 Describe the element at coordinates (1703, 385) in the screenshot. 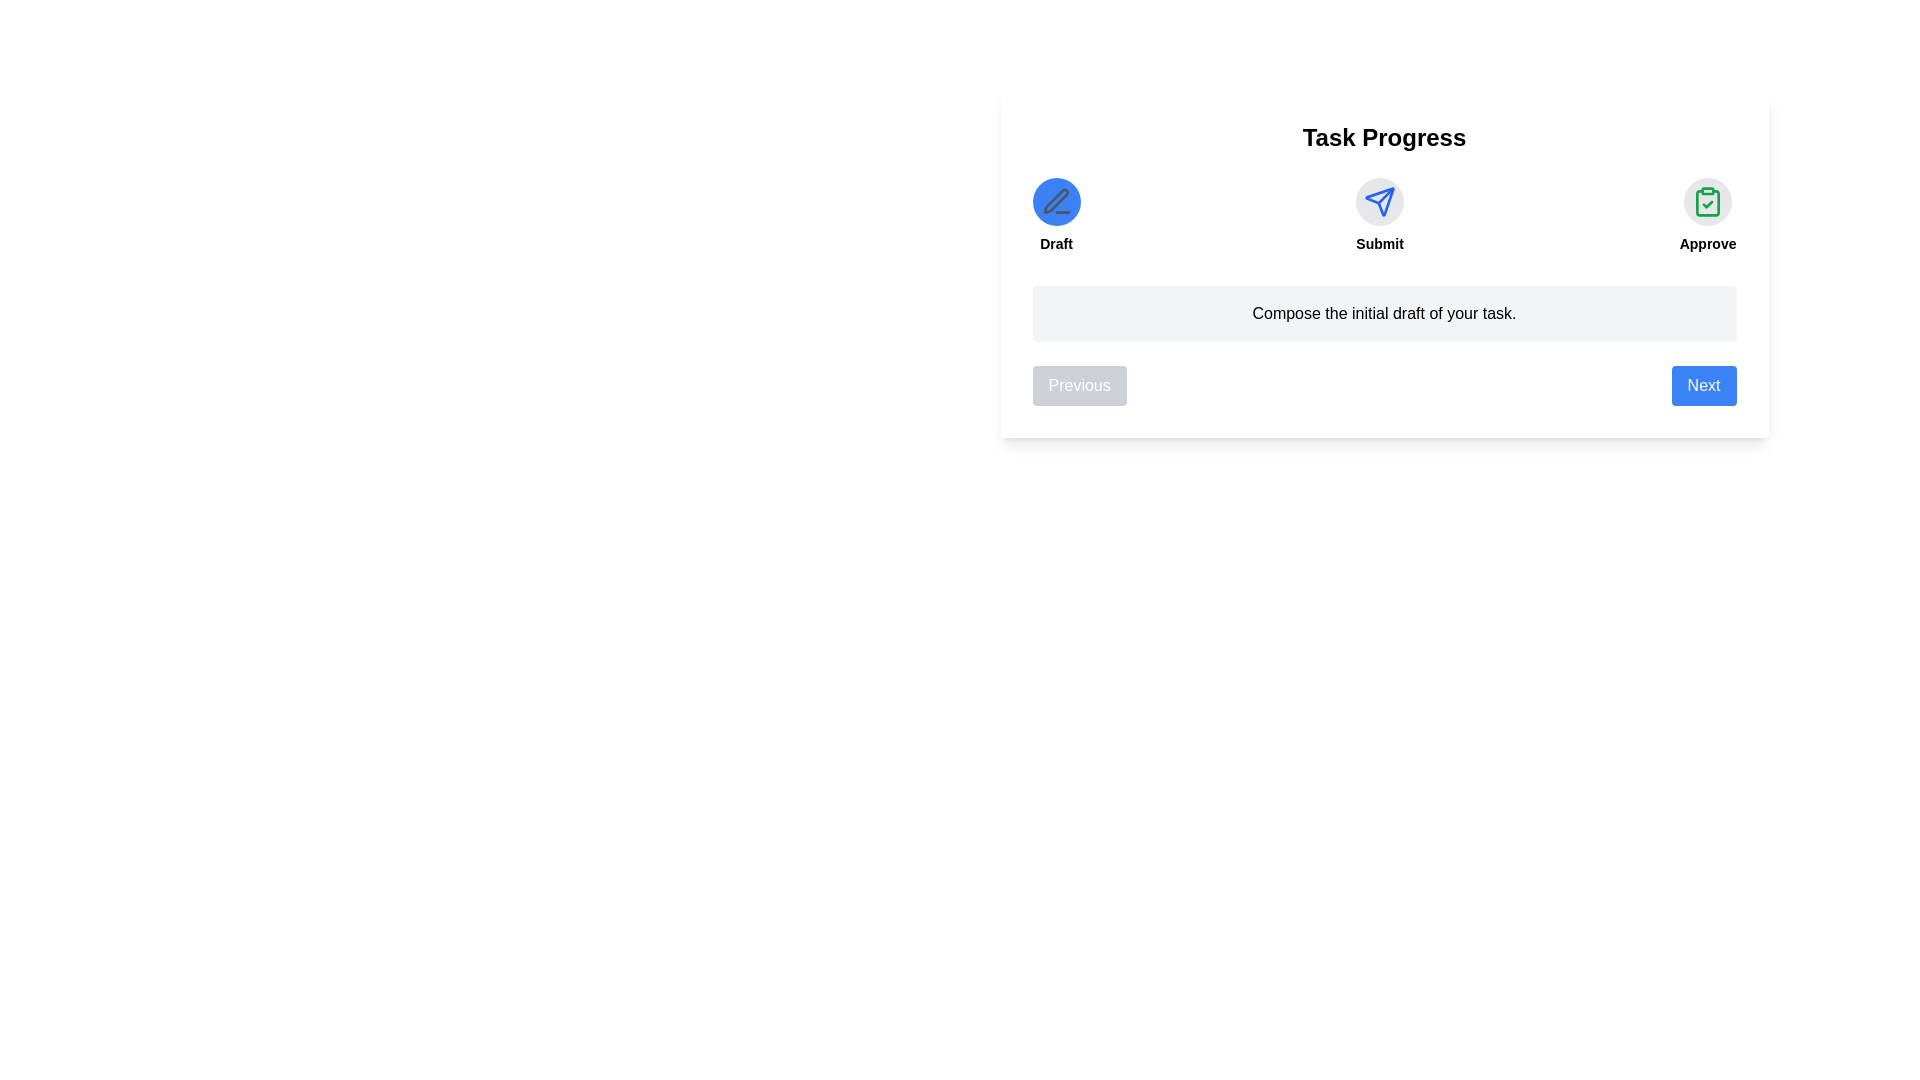

I see `the 'Next' button to proceed to the next step in the task progress tracker` at that location.